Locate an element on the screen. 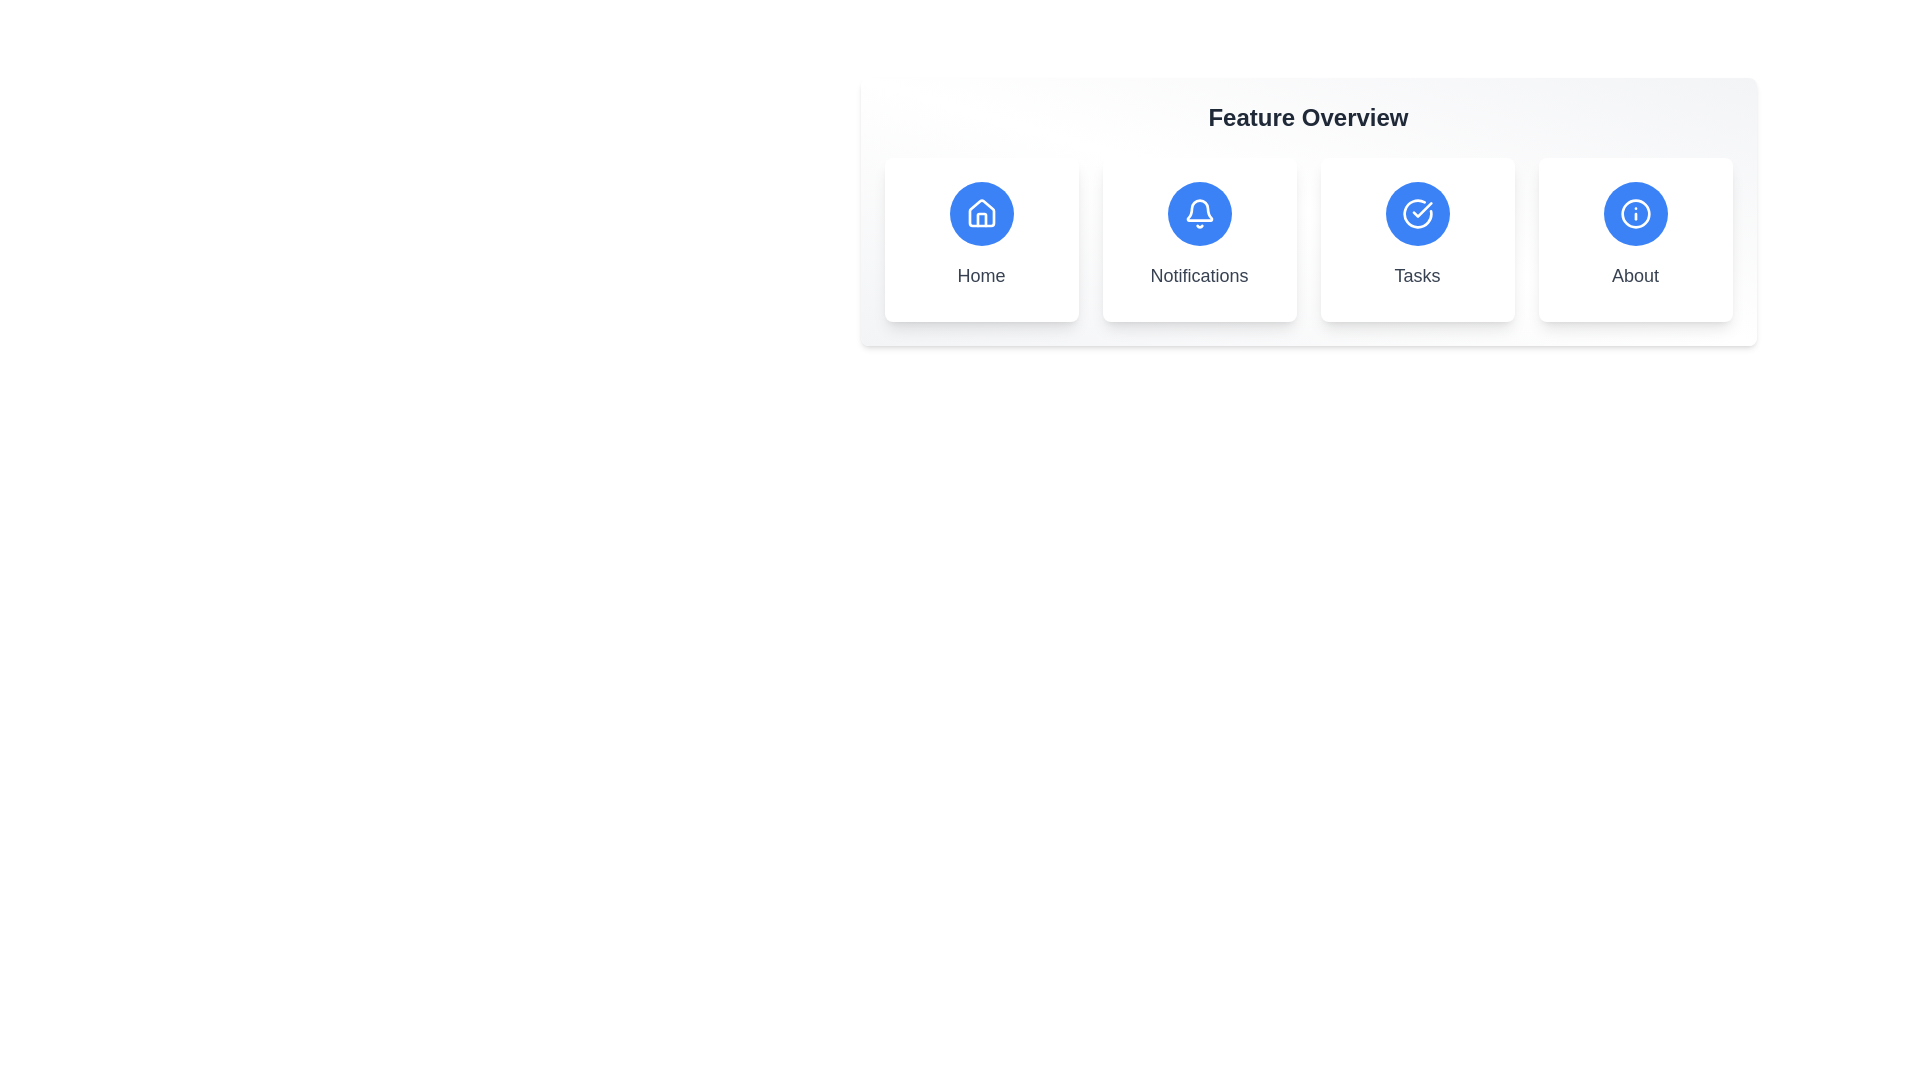 This screenshot has height=1080, width=1920. the 'About' static text label, which is styled with medium-bold gray text and located at the bottom center of the fourth card in a row of feature overview sections is located at coordinates (1635, 276).